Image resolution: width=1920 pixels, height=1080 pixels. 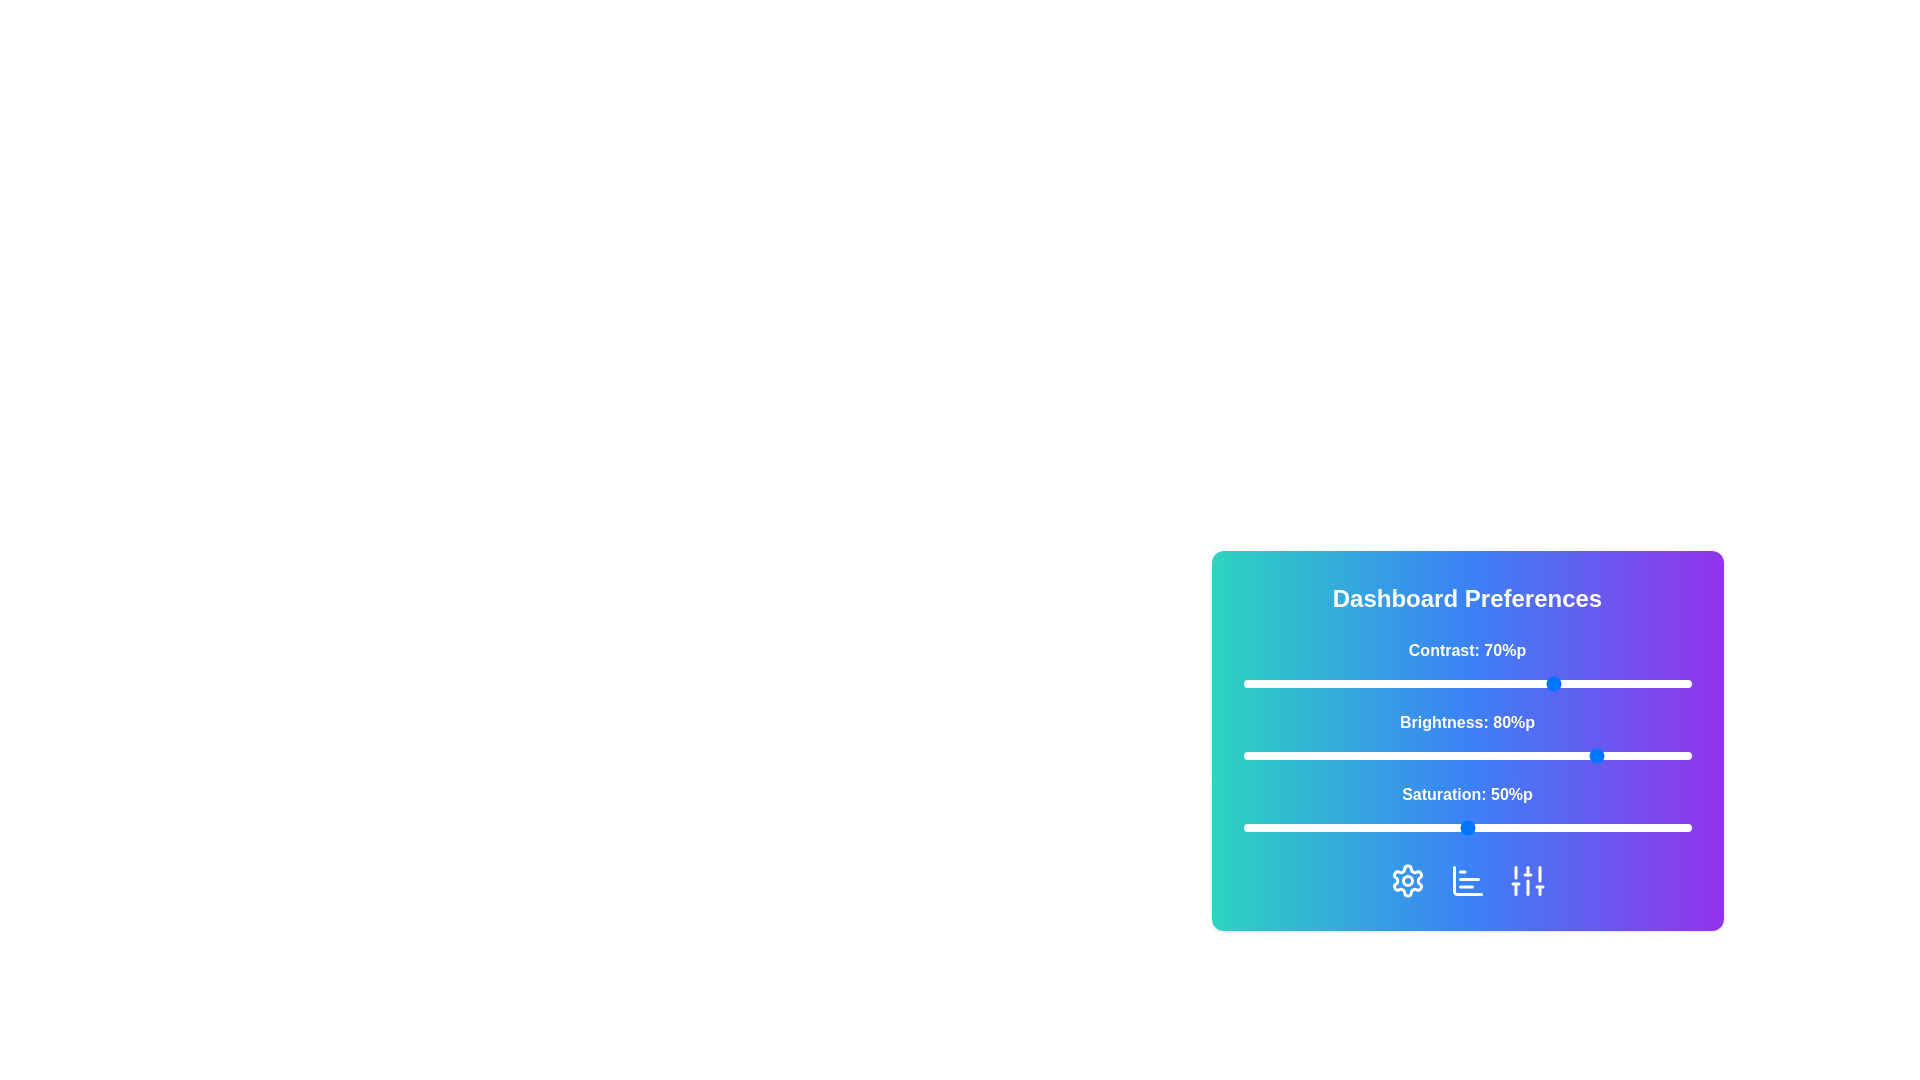 I want to click on the 'Saturation' slider to 97%, so click(x=1678, y=828).